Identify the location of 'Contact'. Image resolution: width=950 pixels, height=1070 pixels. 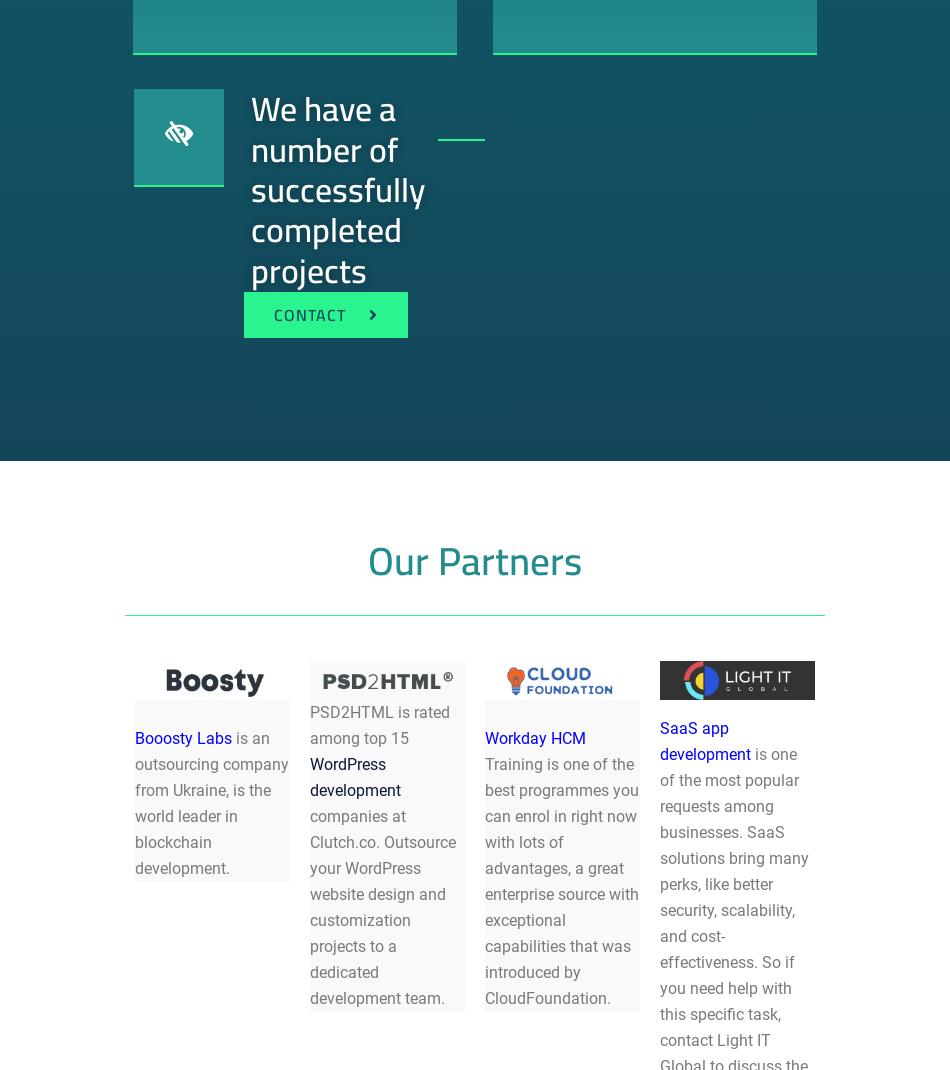
(308, 314).